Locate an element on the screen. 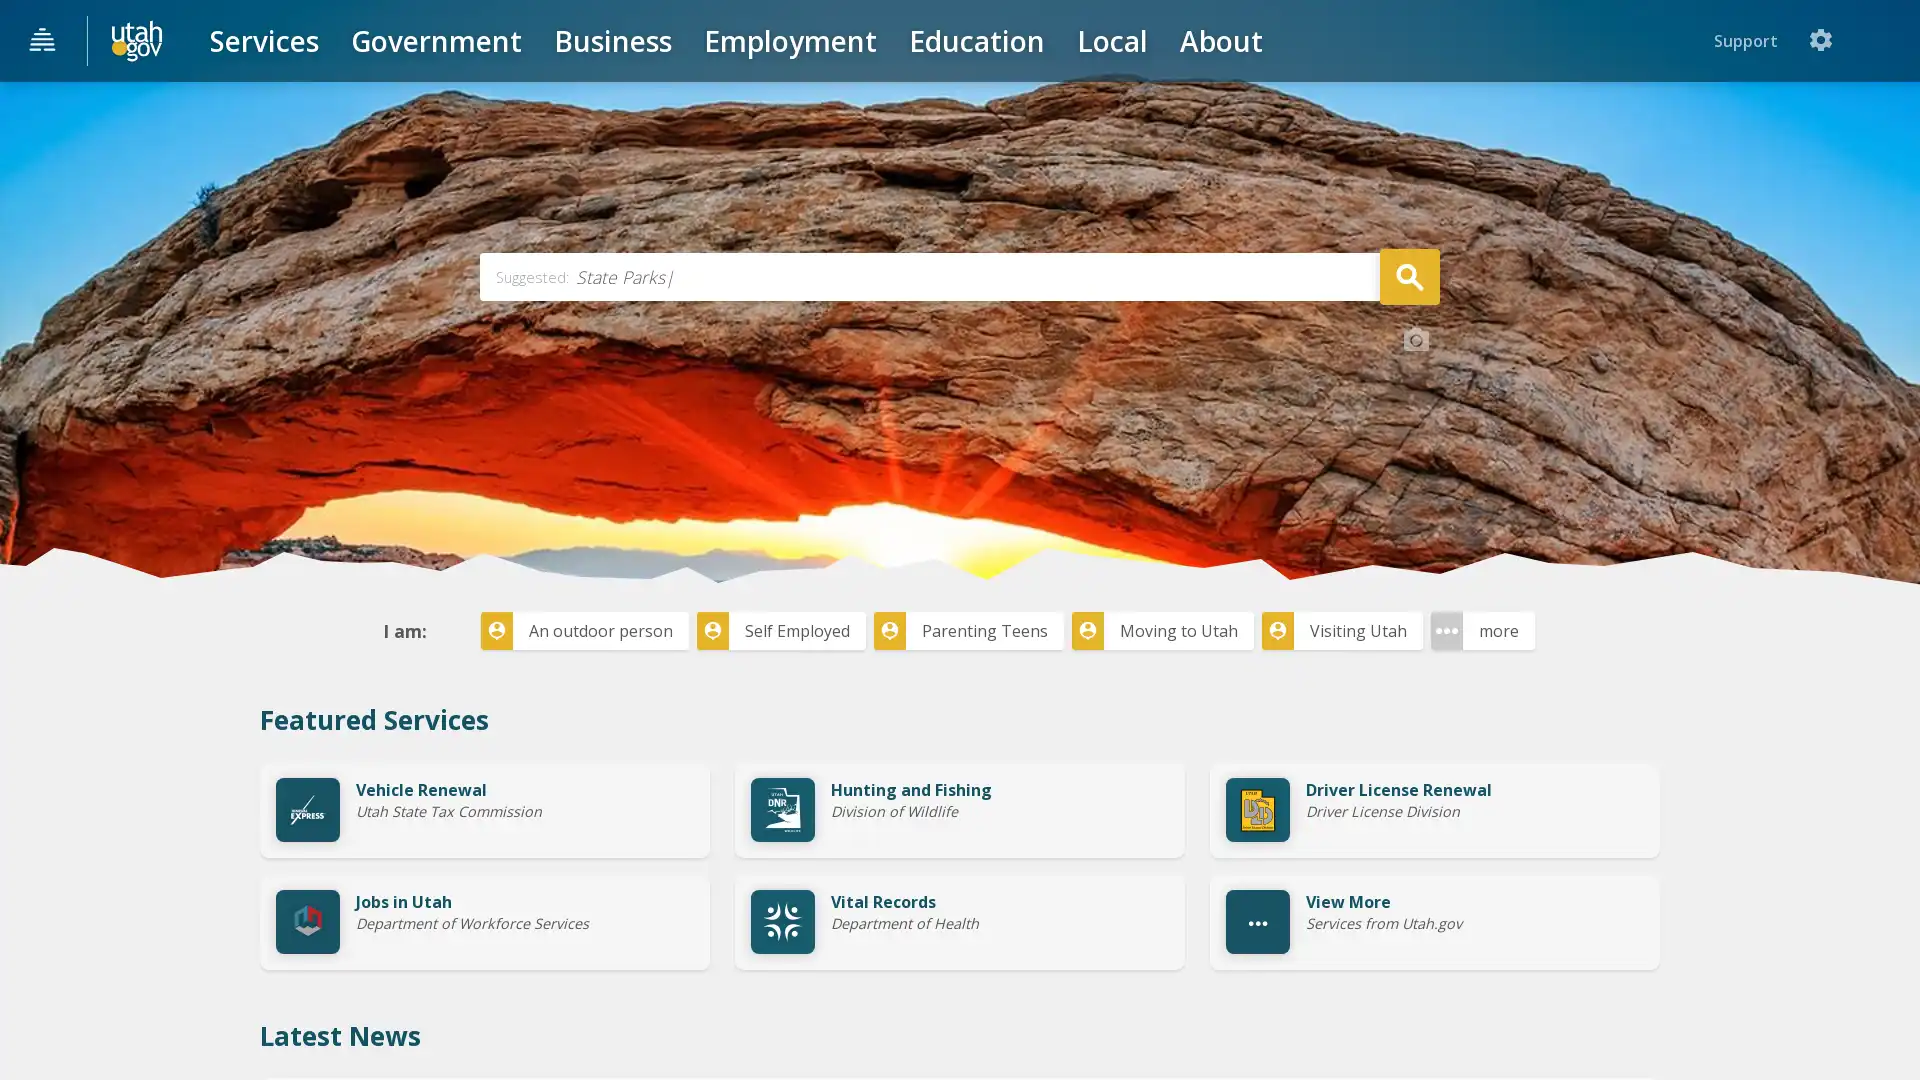 The width and height of the screenshot is (1920, 1080). Menu is located at coordinates (43, 41).